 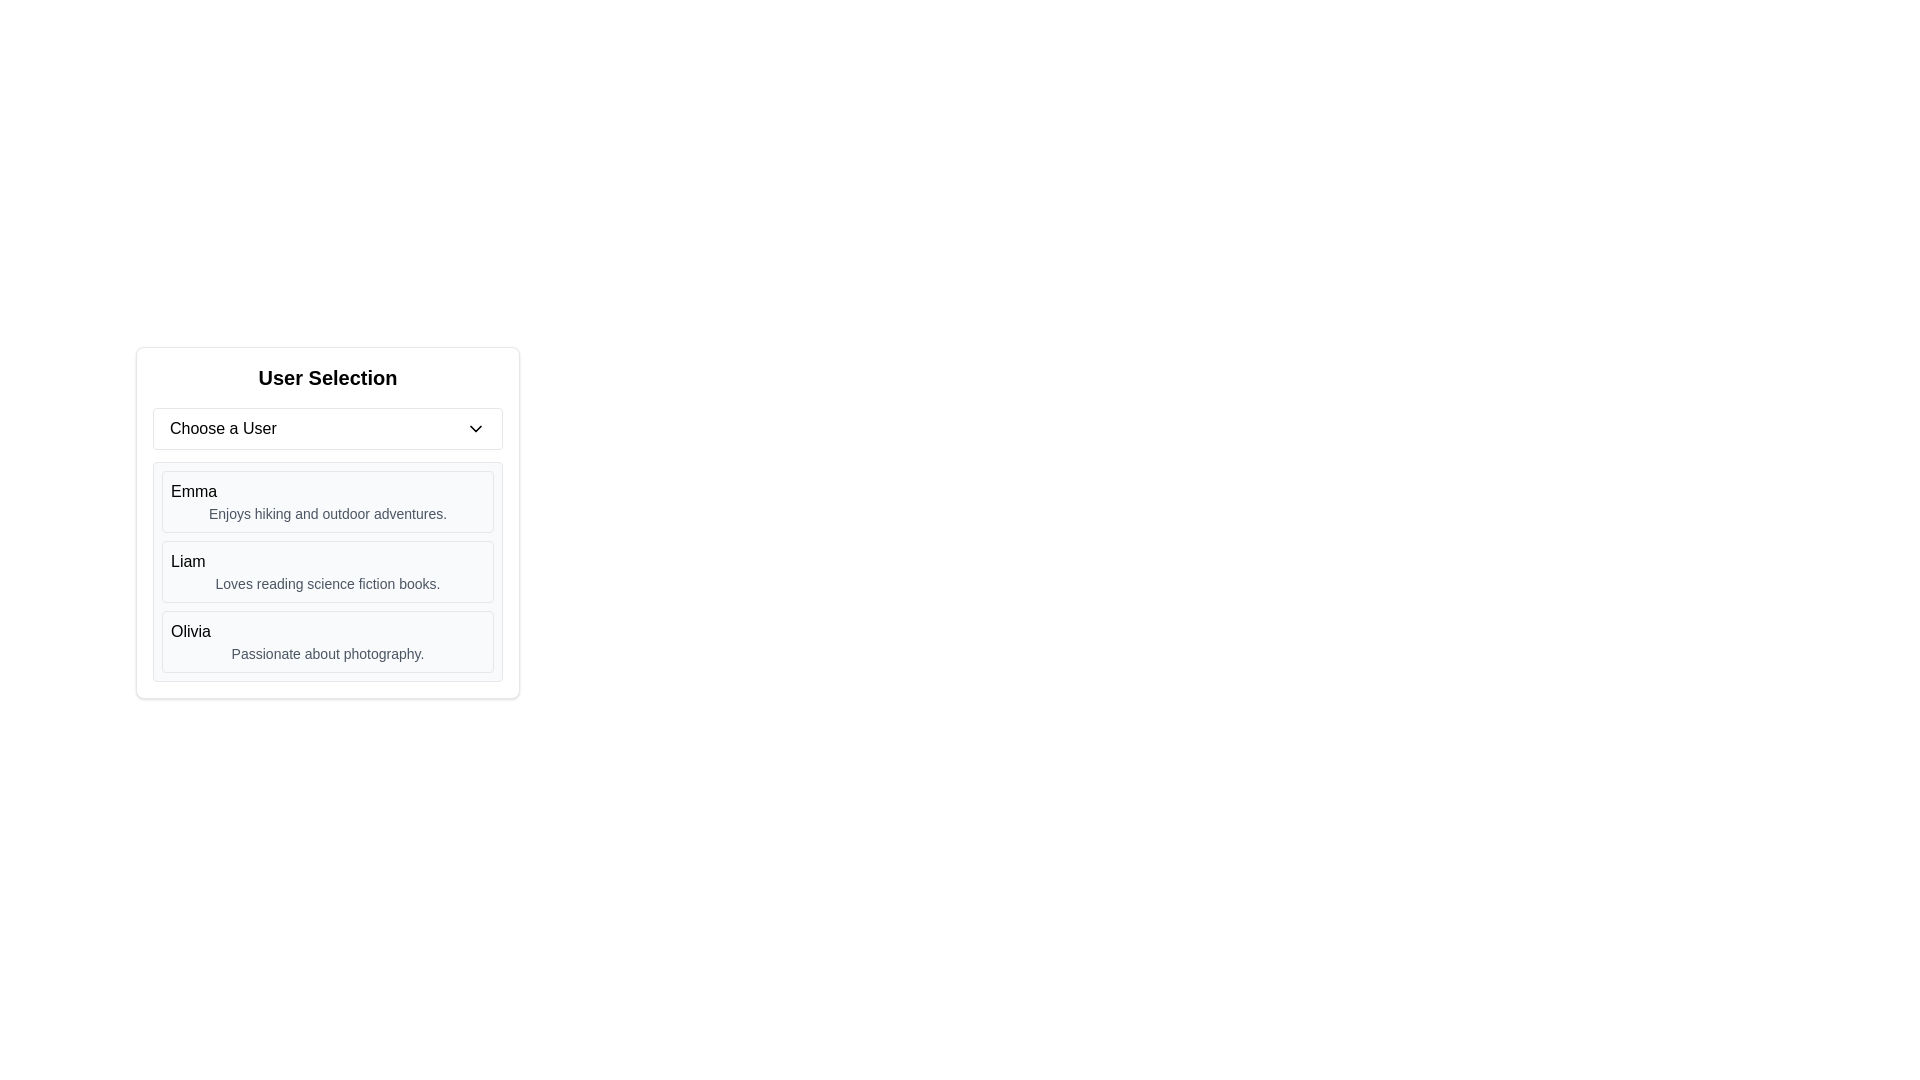 I want to click on the second selectable card displaying user information labeled 'Liam' in the vertical list of users beneath the 'Choose a User' dropdown, so click(x=327, y=571).